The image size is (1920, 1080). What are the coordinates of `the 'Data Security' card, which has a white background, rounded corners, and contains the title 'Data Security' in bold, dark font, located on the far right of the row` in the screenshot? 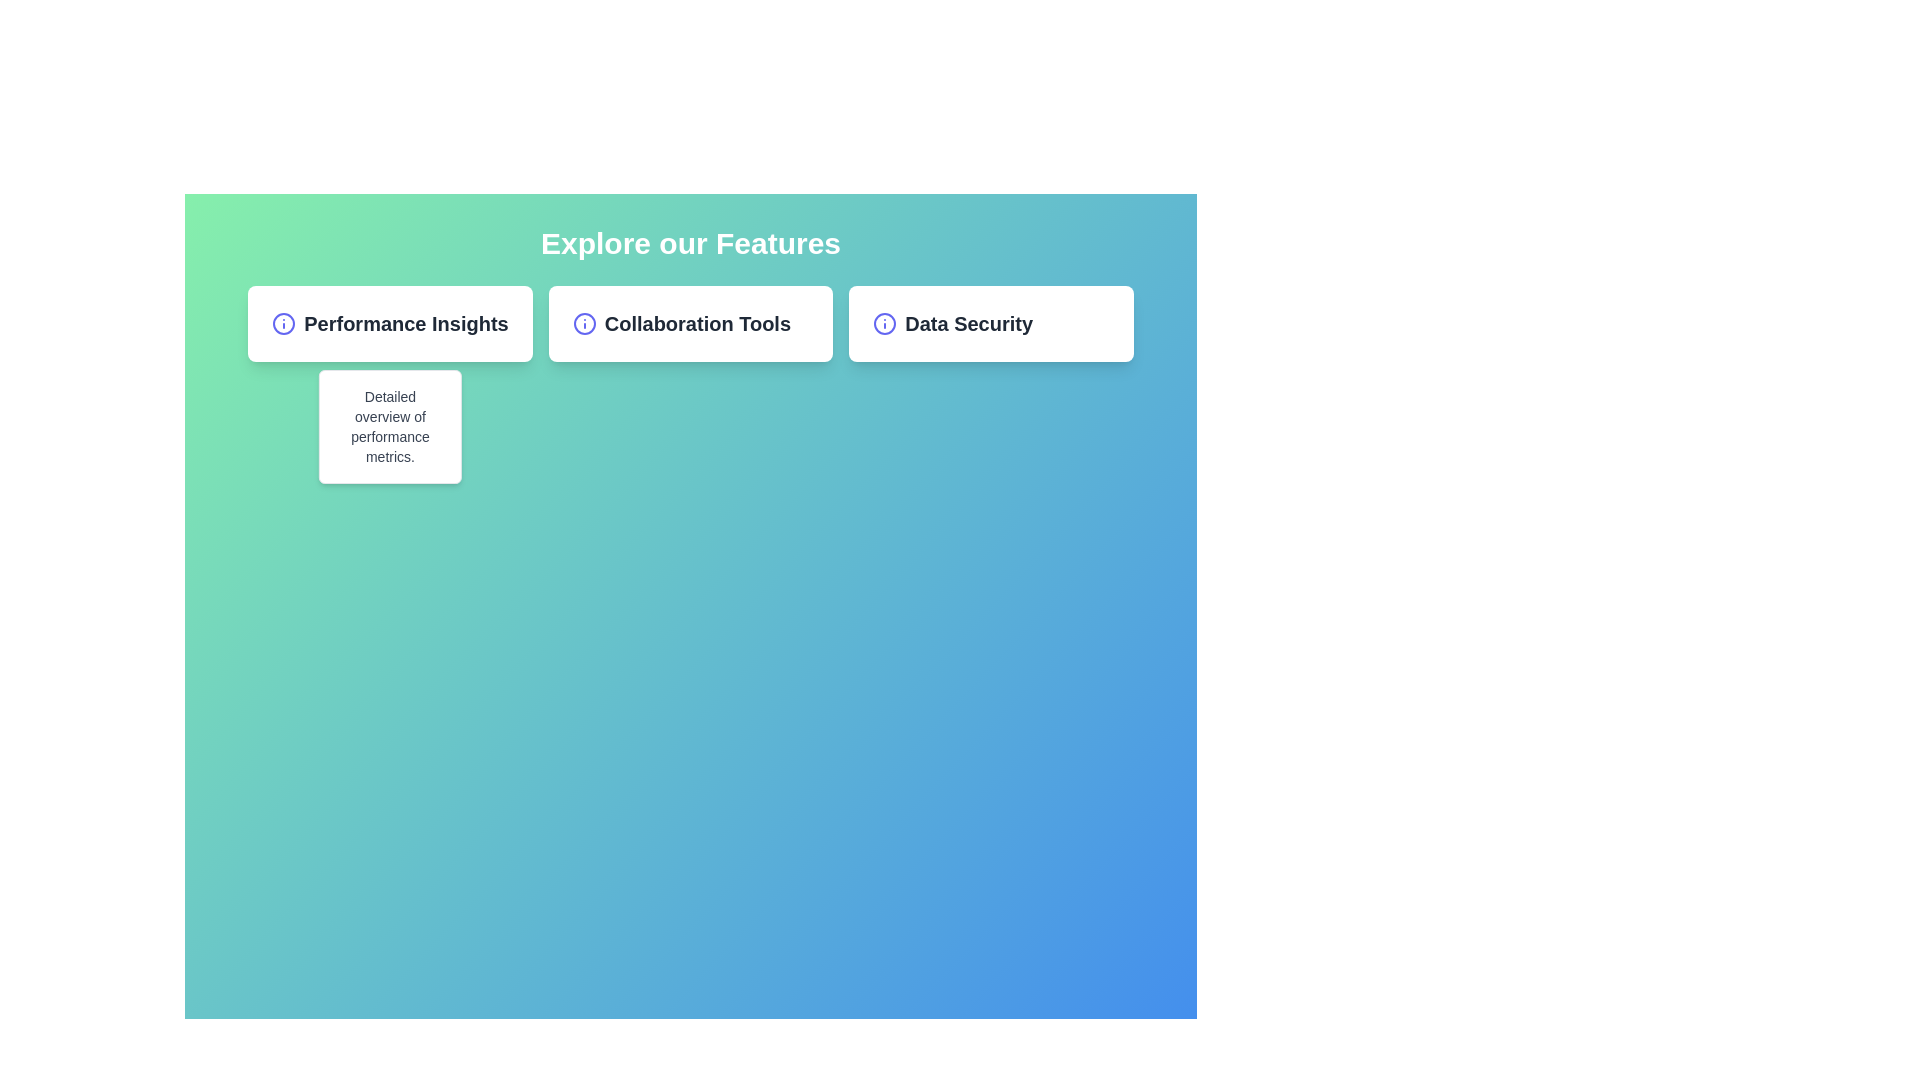 It's located at (991, 323).